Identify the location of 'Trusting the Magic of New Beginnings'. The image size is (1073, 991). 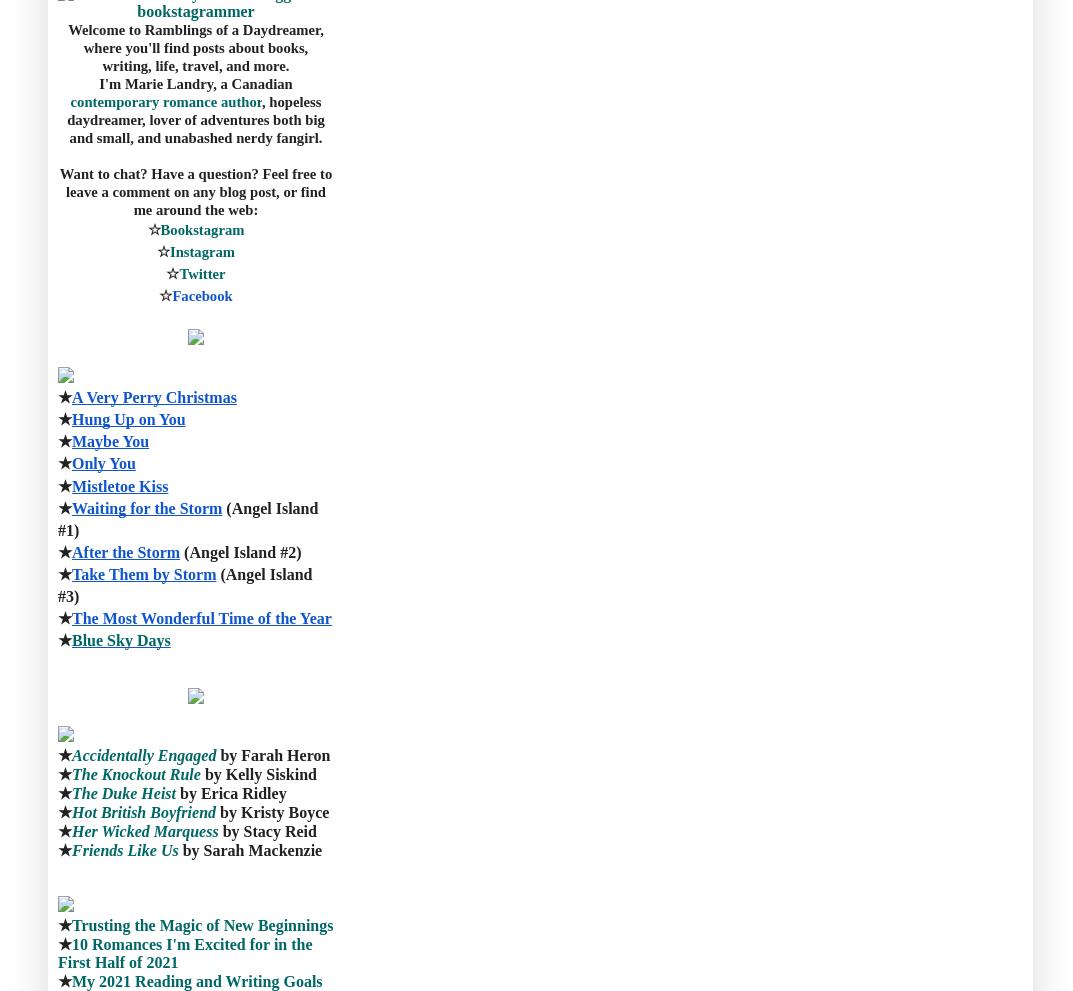
(71, 924).